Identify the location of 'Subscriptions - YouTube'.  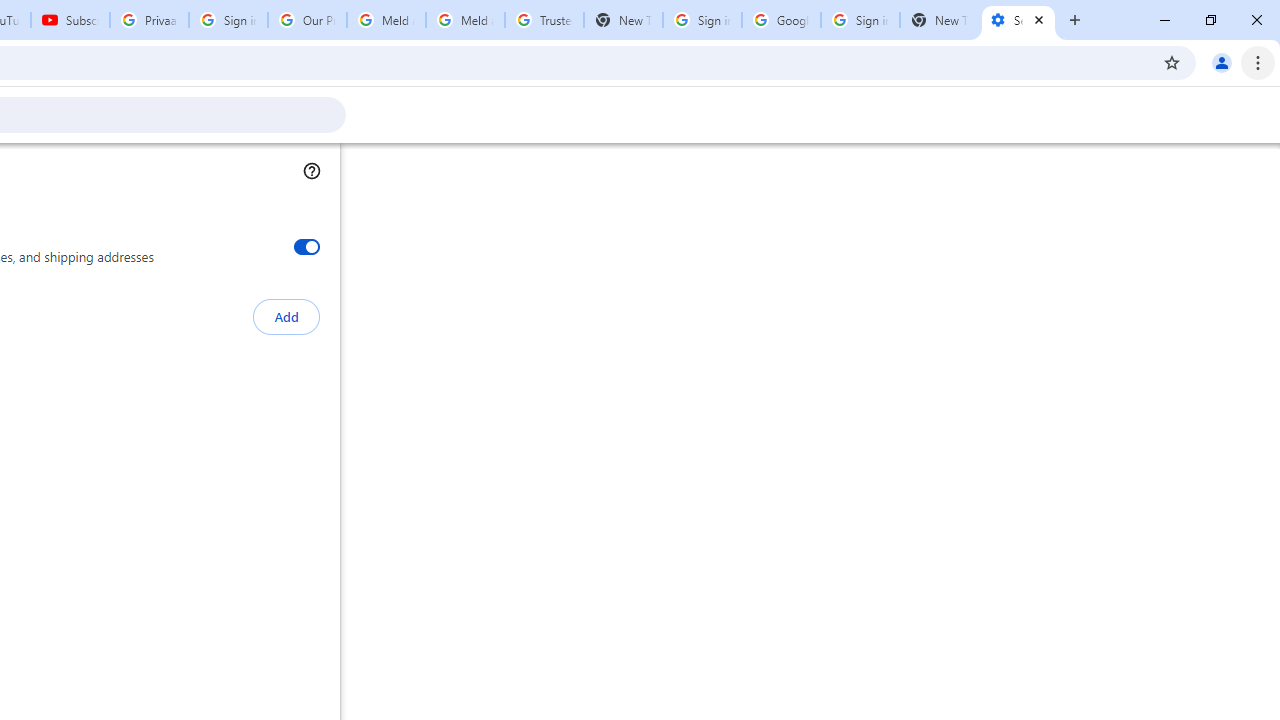
(70, 20).